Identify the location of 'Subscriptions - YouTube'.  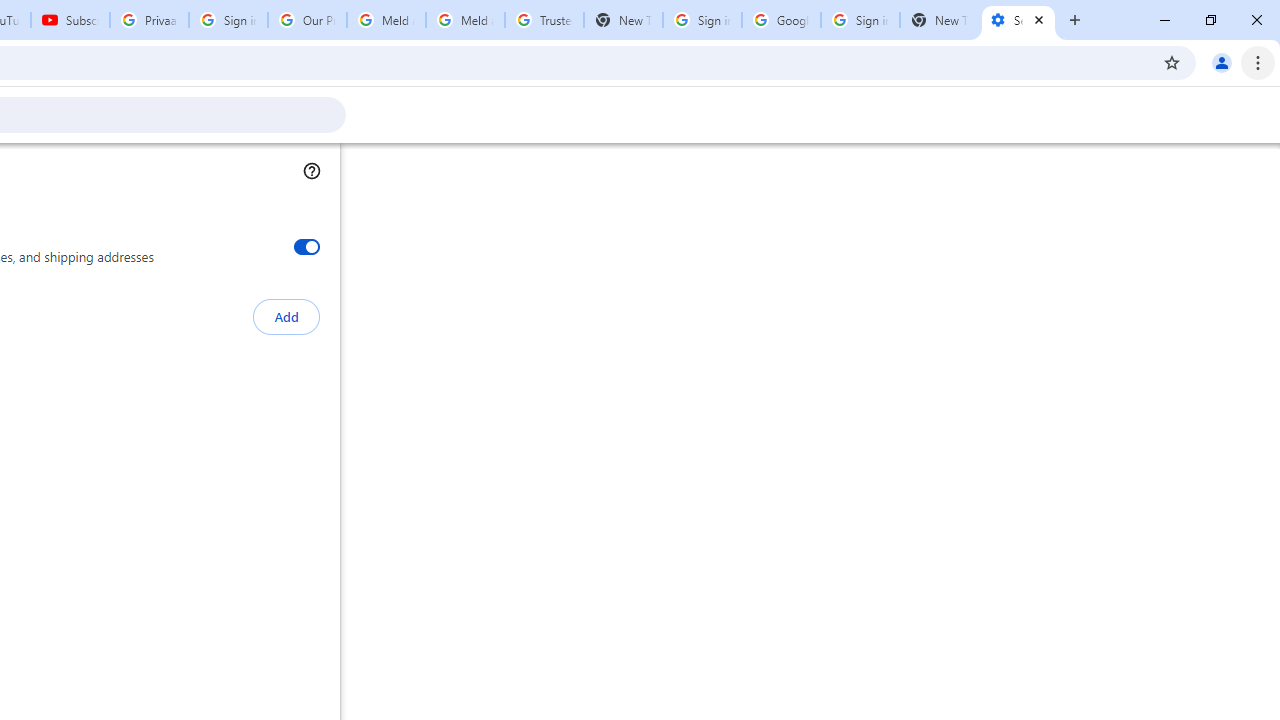
(70, 20).